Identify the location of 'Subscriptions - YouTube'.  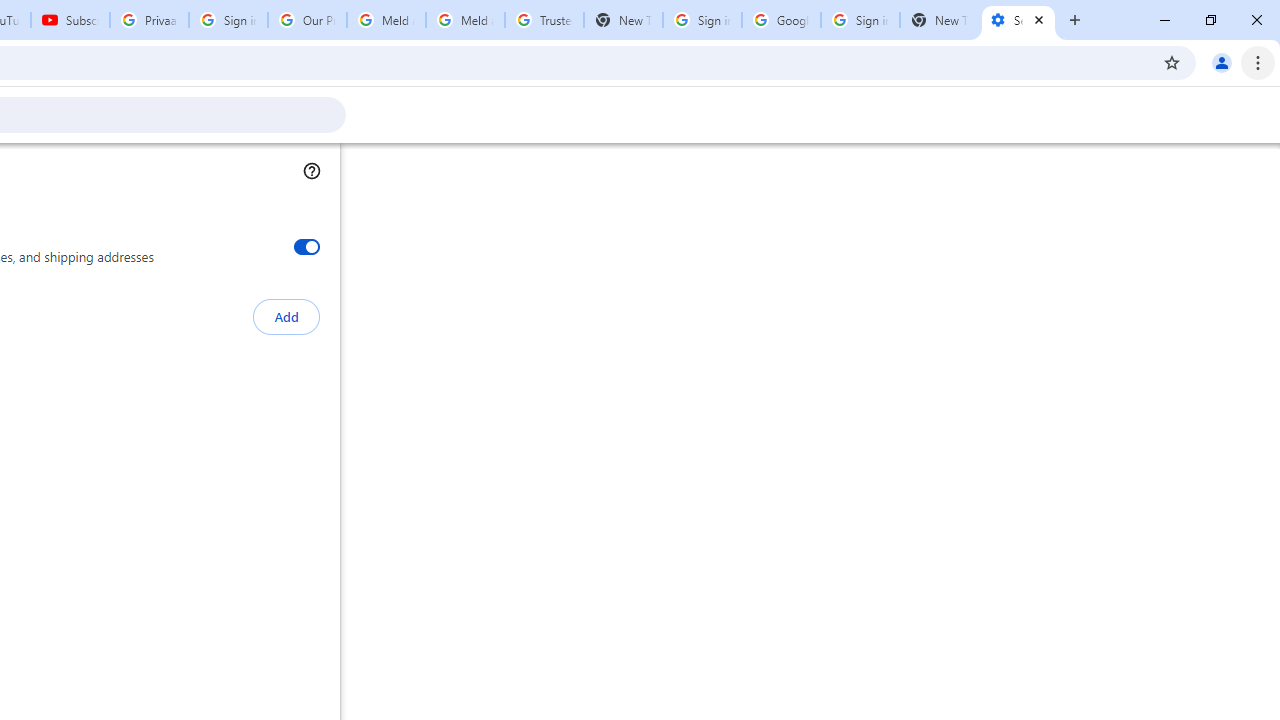
(70, 20).